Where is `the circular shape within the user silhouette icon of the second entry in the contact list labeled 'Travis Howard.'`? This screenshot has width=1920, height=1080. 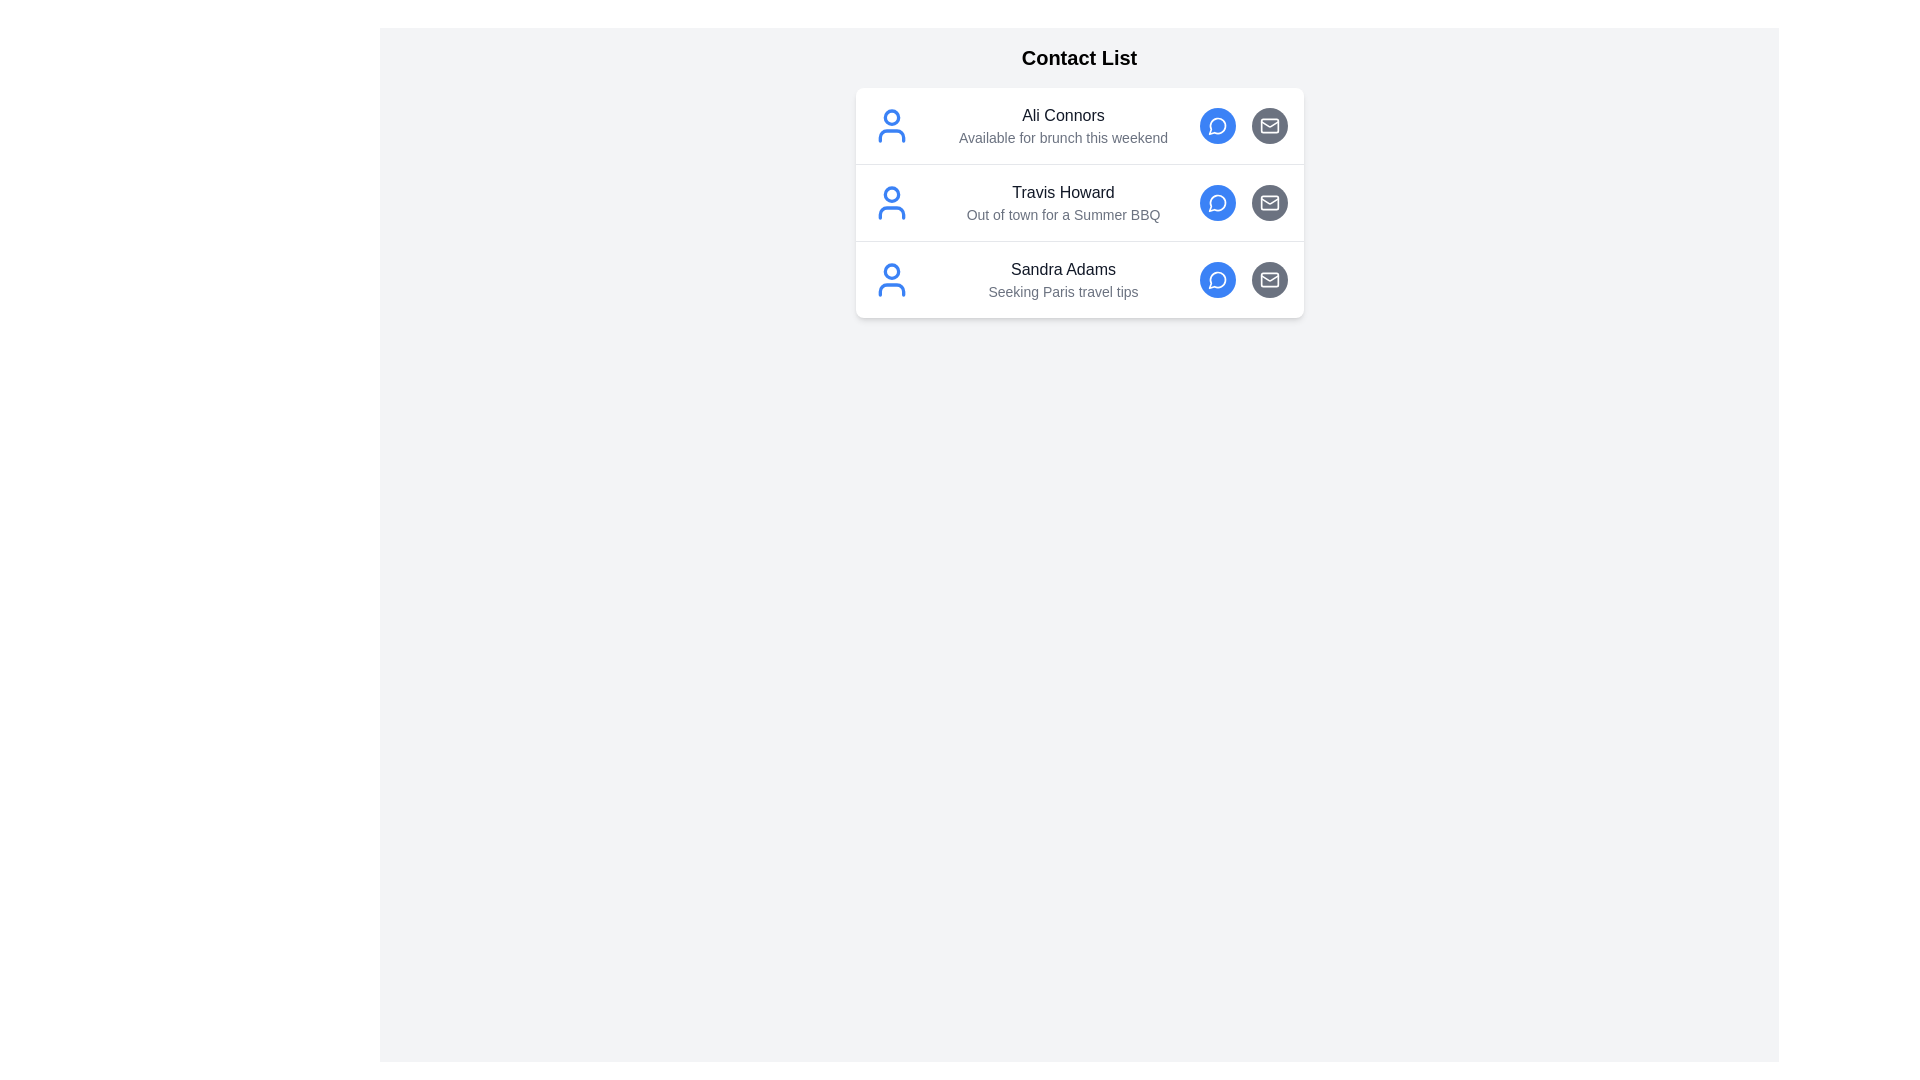 the circular shape within the user silhouette icon of the second entry in the contact list labeled 'Travis Howard.' is located at coordinates (890, 194).